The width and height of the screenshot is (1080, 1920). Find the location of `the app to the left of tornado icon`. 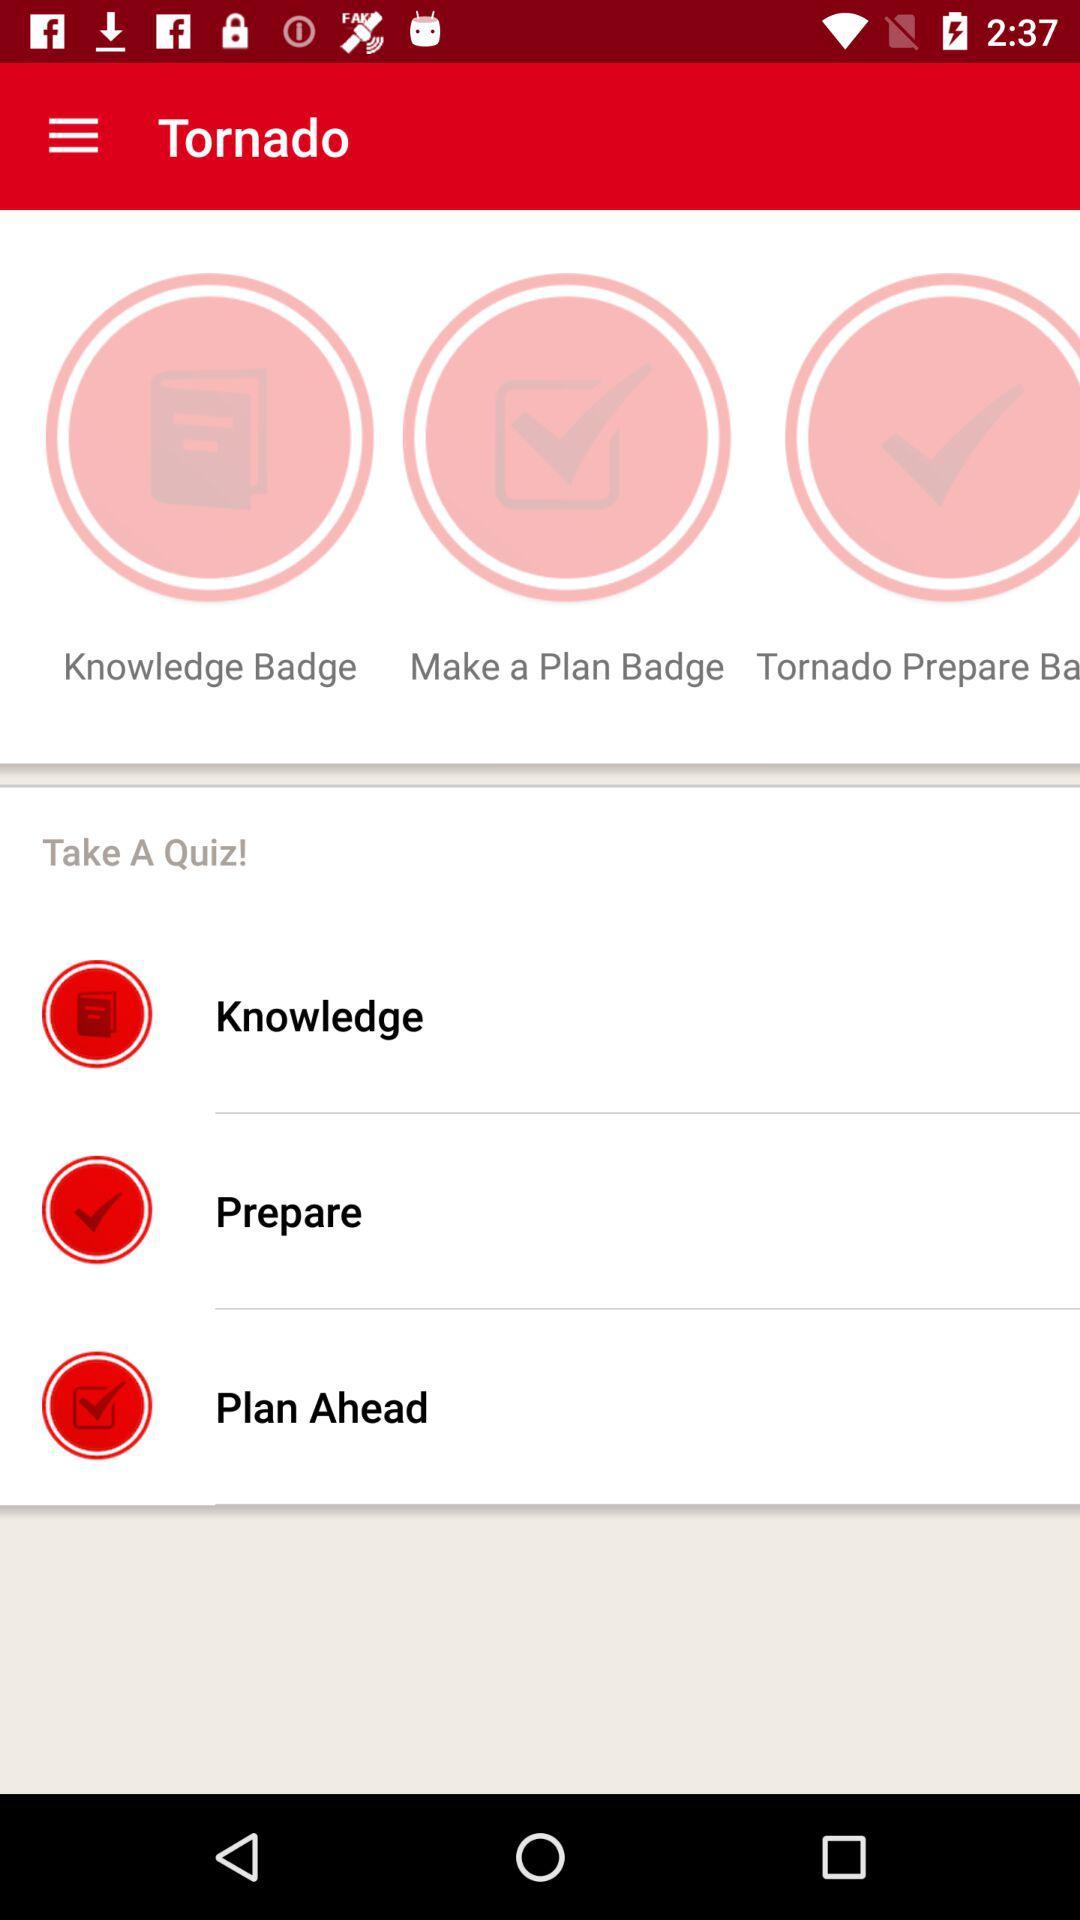

the app to the left of tornado icon is located at coordinates (72, 135).